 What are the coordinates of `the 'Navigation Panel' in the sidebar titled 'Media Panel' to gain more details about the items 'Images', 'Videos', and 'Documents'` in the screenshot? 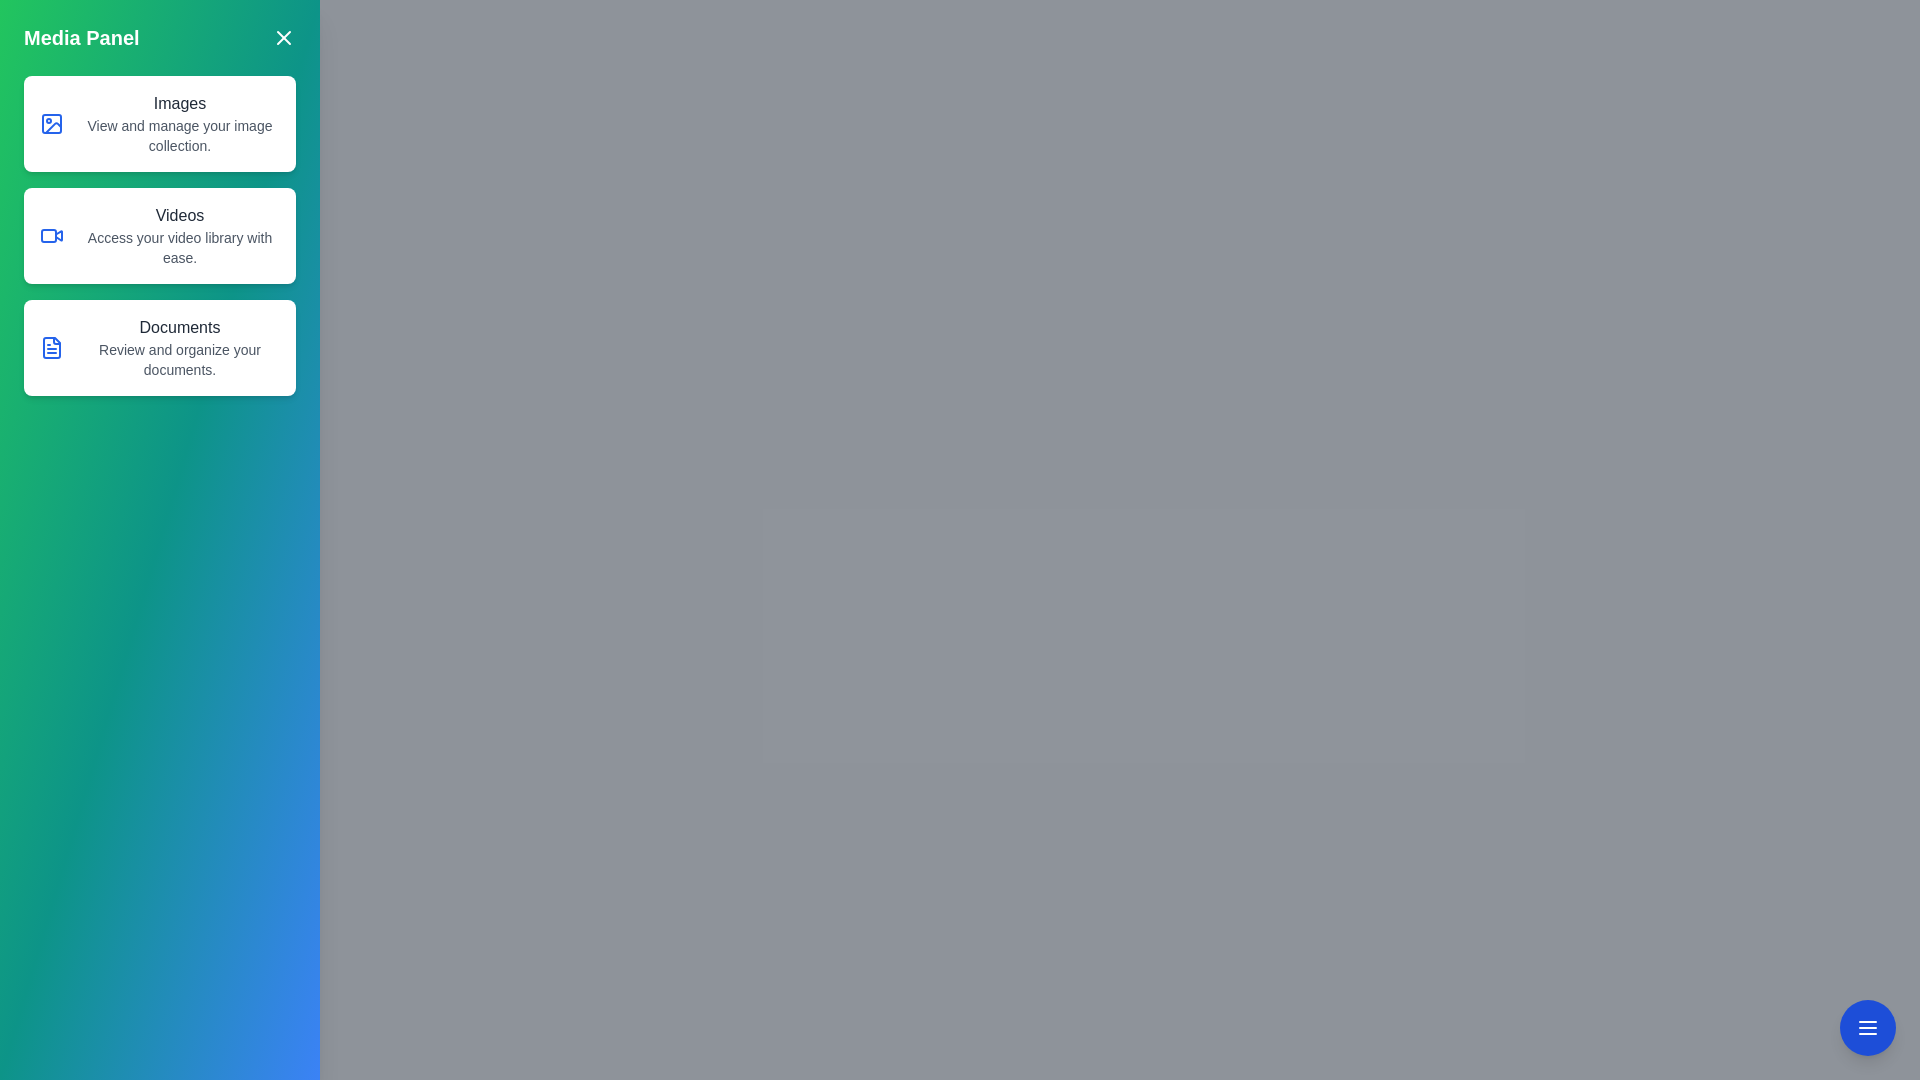 It's located at (158, 234).